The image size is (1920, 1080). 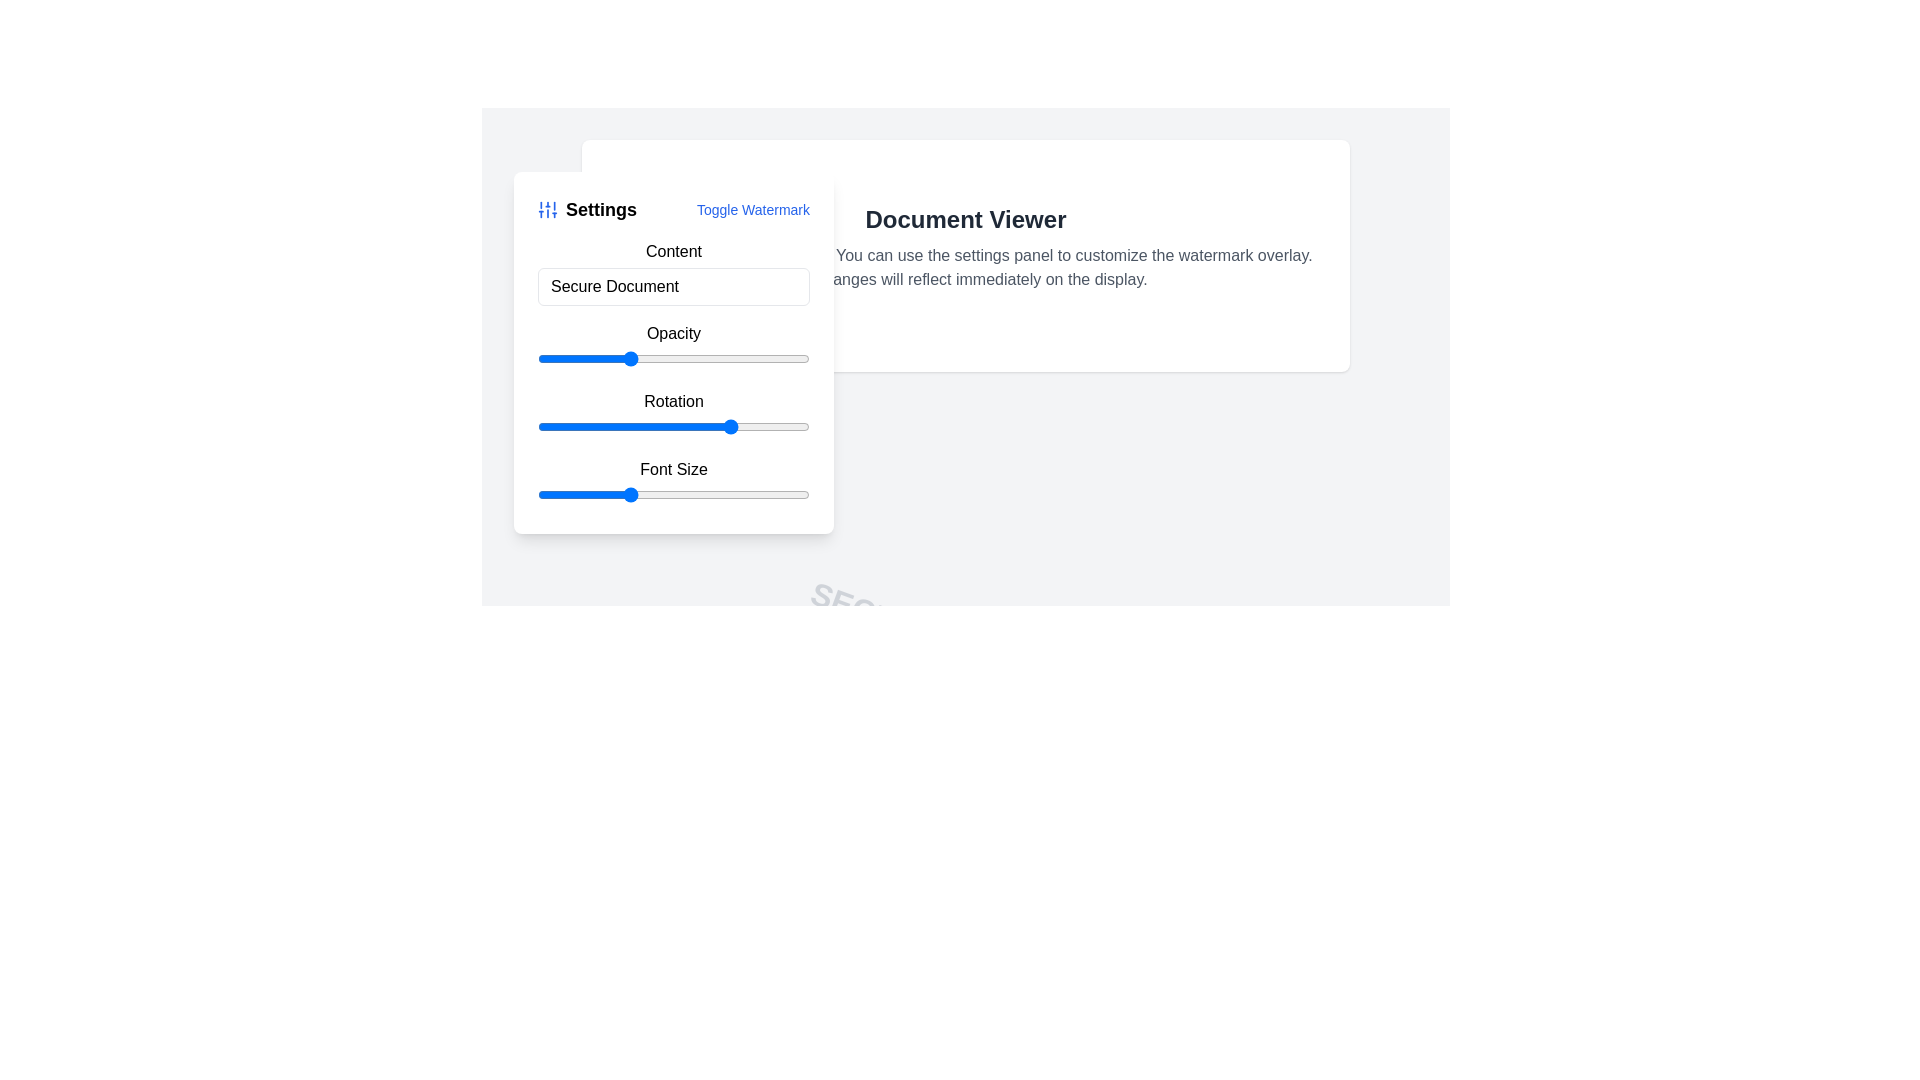 I want to click on the rotation value, so click(x=763, y=426).